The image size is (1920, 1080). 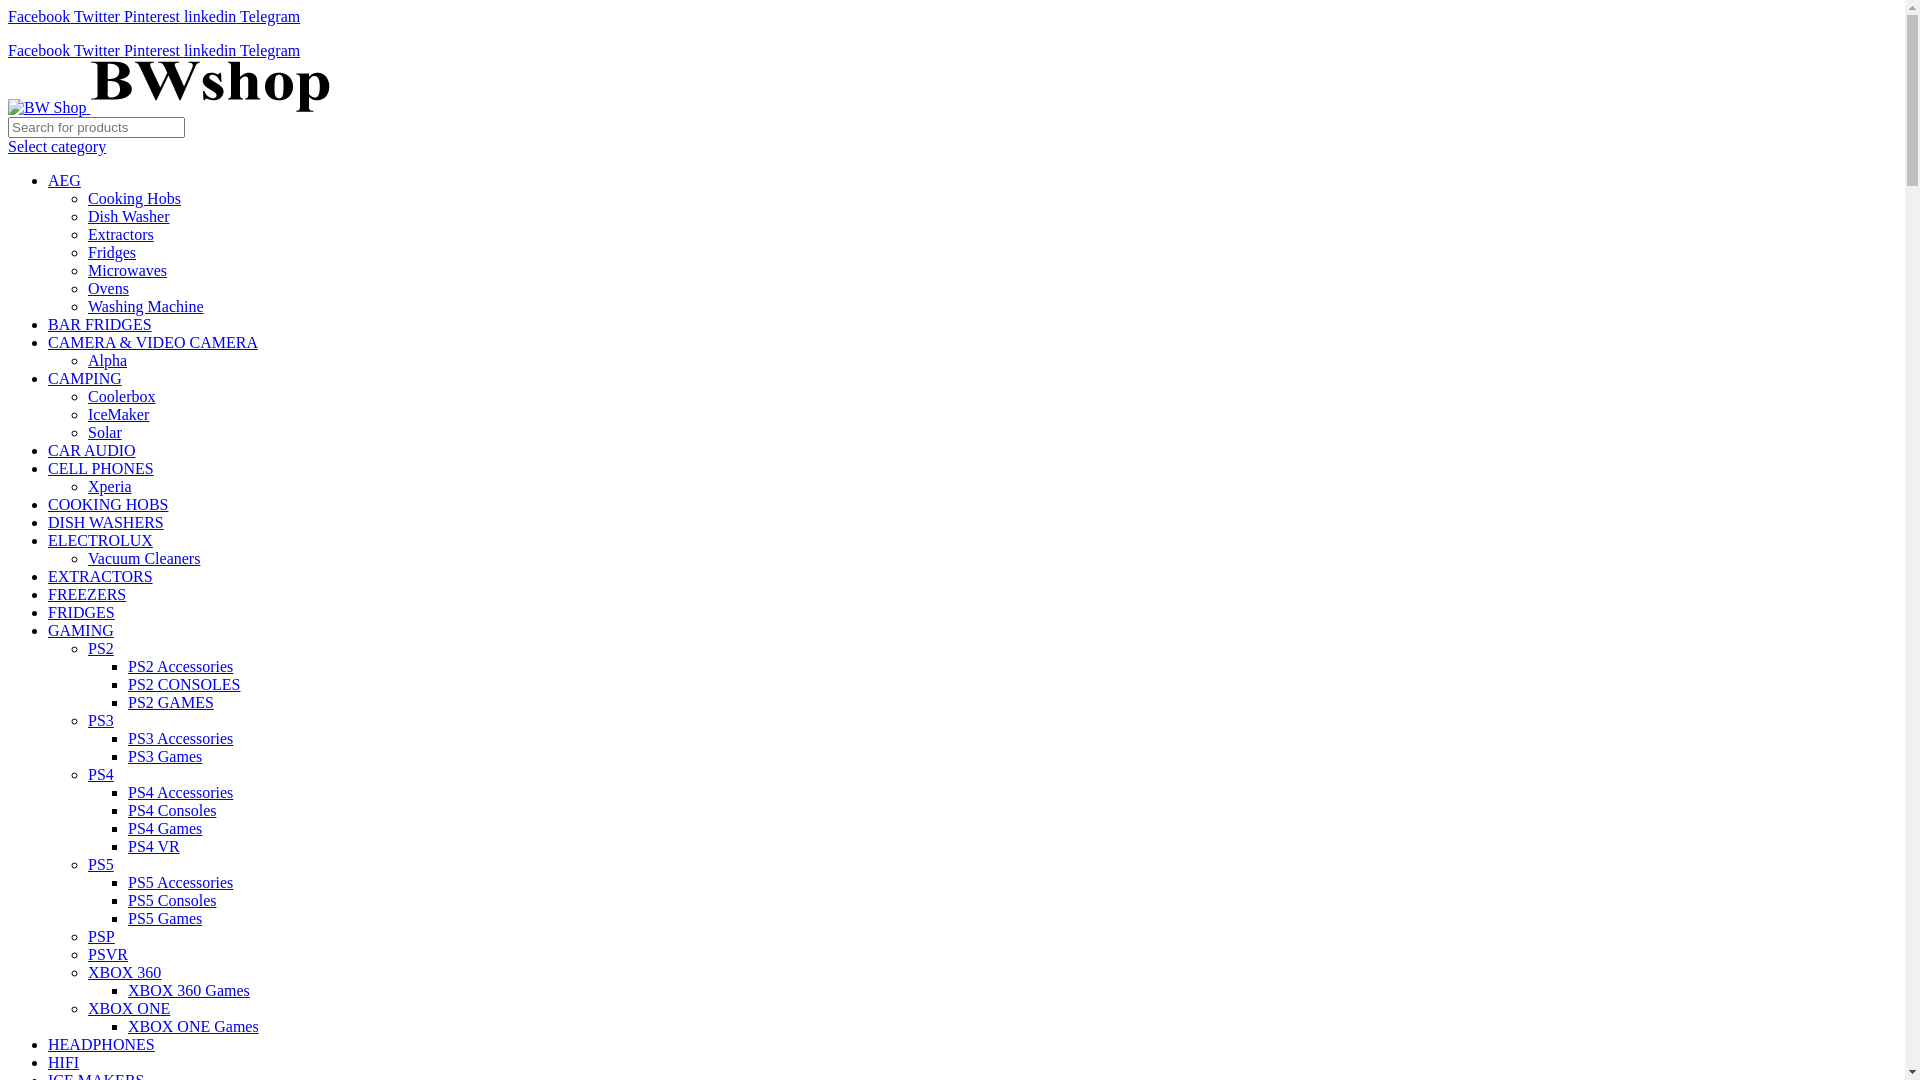 What do you see at coordinates (48, 468) in the screenshot?
I see `'CELL PHONES'` at bounding box center [48, 468].